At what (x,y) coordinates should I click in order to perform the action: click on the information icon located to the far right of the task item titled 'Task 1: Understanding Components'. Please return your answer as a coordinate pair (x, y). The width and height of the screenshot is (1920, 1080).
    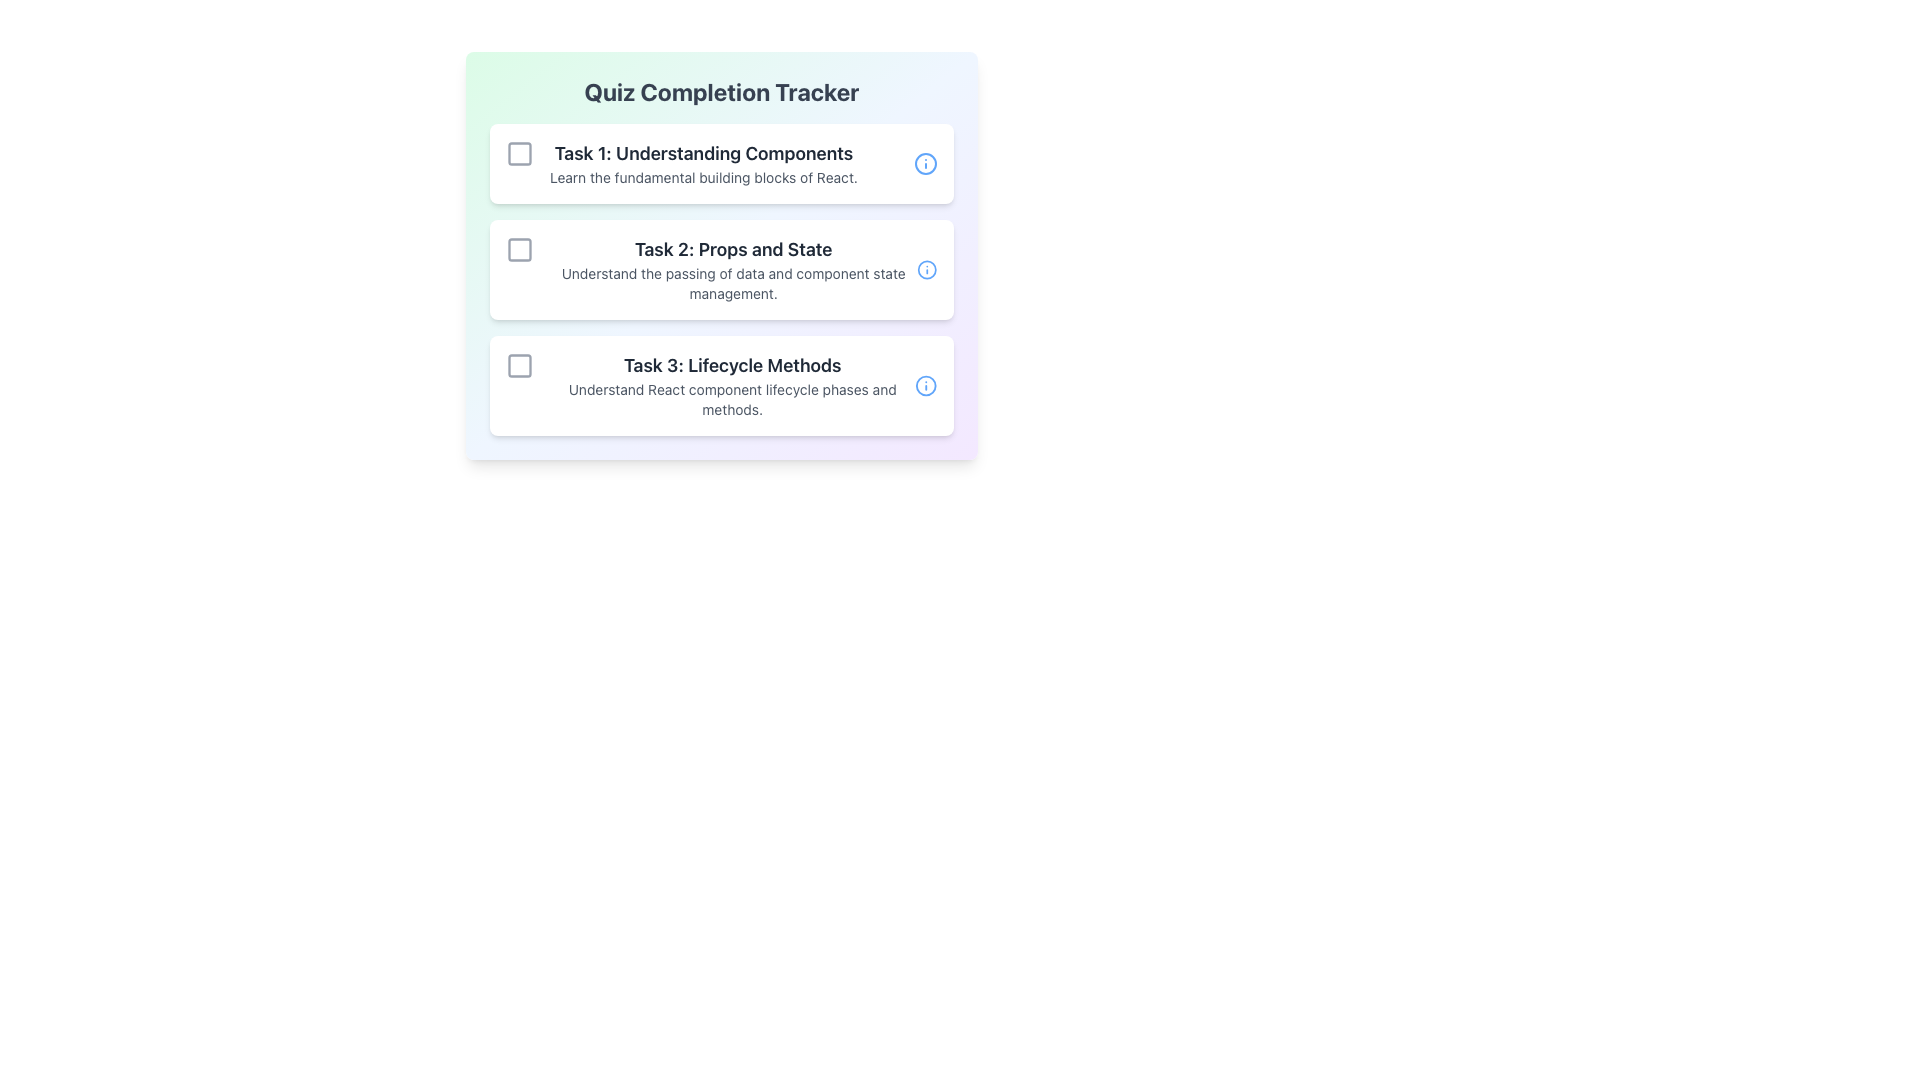
    Looking at the image, I should click on (925, 163).